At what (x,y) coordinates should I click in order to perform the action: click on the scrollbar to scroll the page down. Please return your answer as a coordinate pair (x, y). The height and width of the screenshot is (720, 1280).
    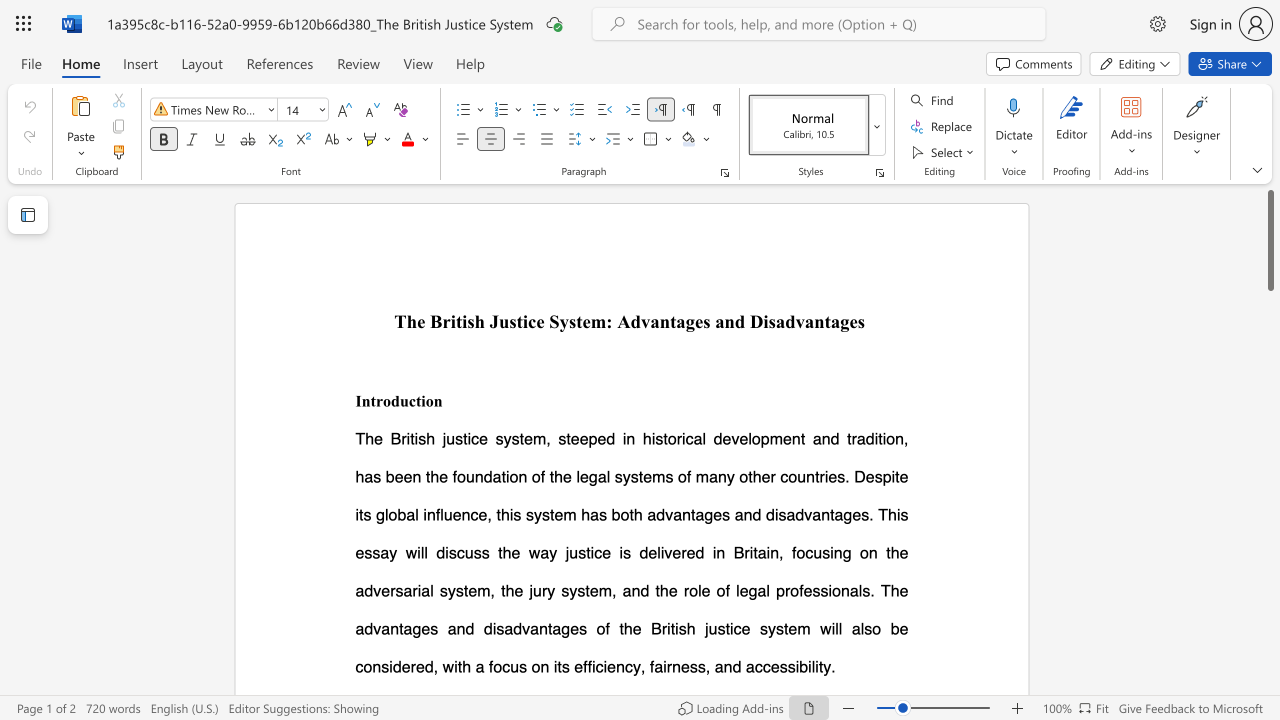
    Looking at the image, I should click on (1269, 550).